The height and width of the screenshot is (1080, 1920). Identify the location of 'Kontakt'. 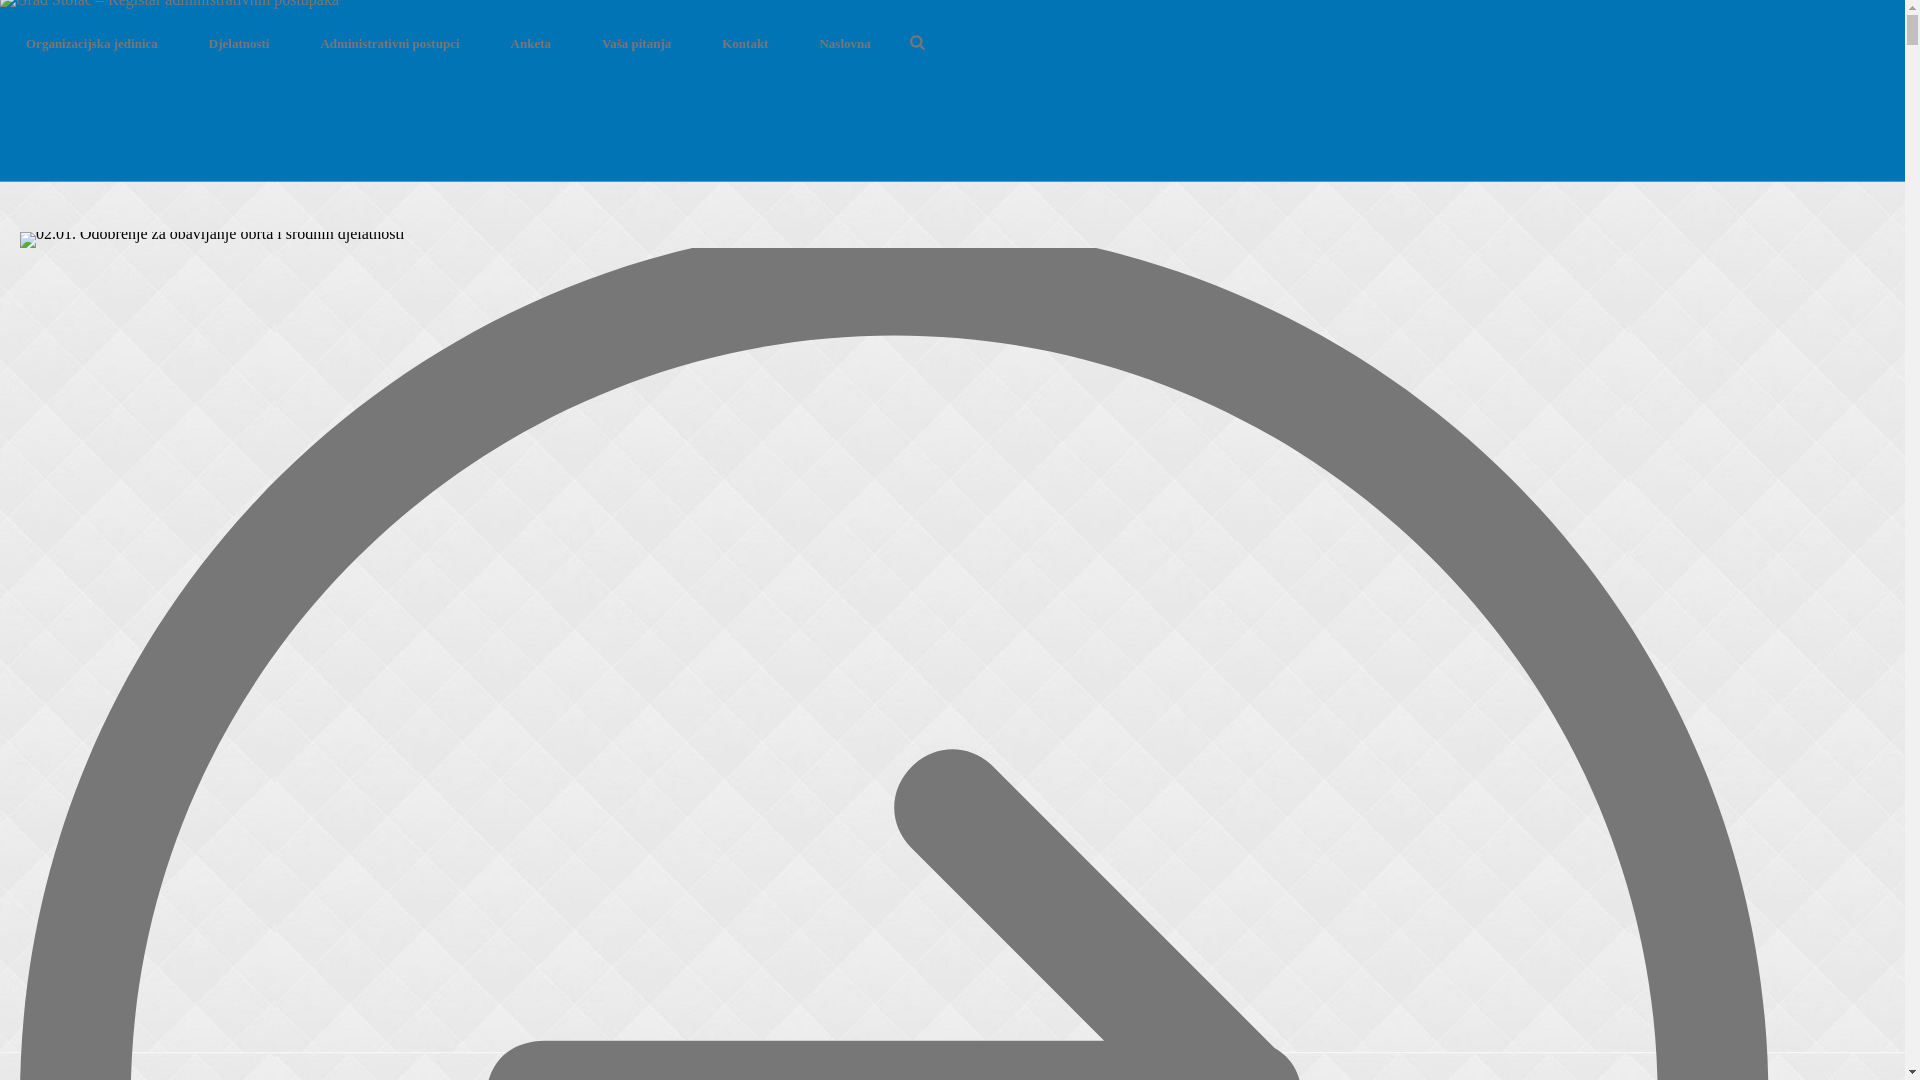
(743, 43).